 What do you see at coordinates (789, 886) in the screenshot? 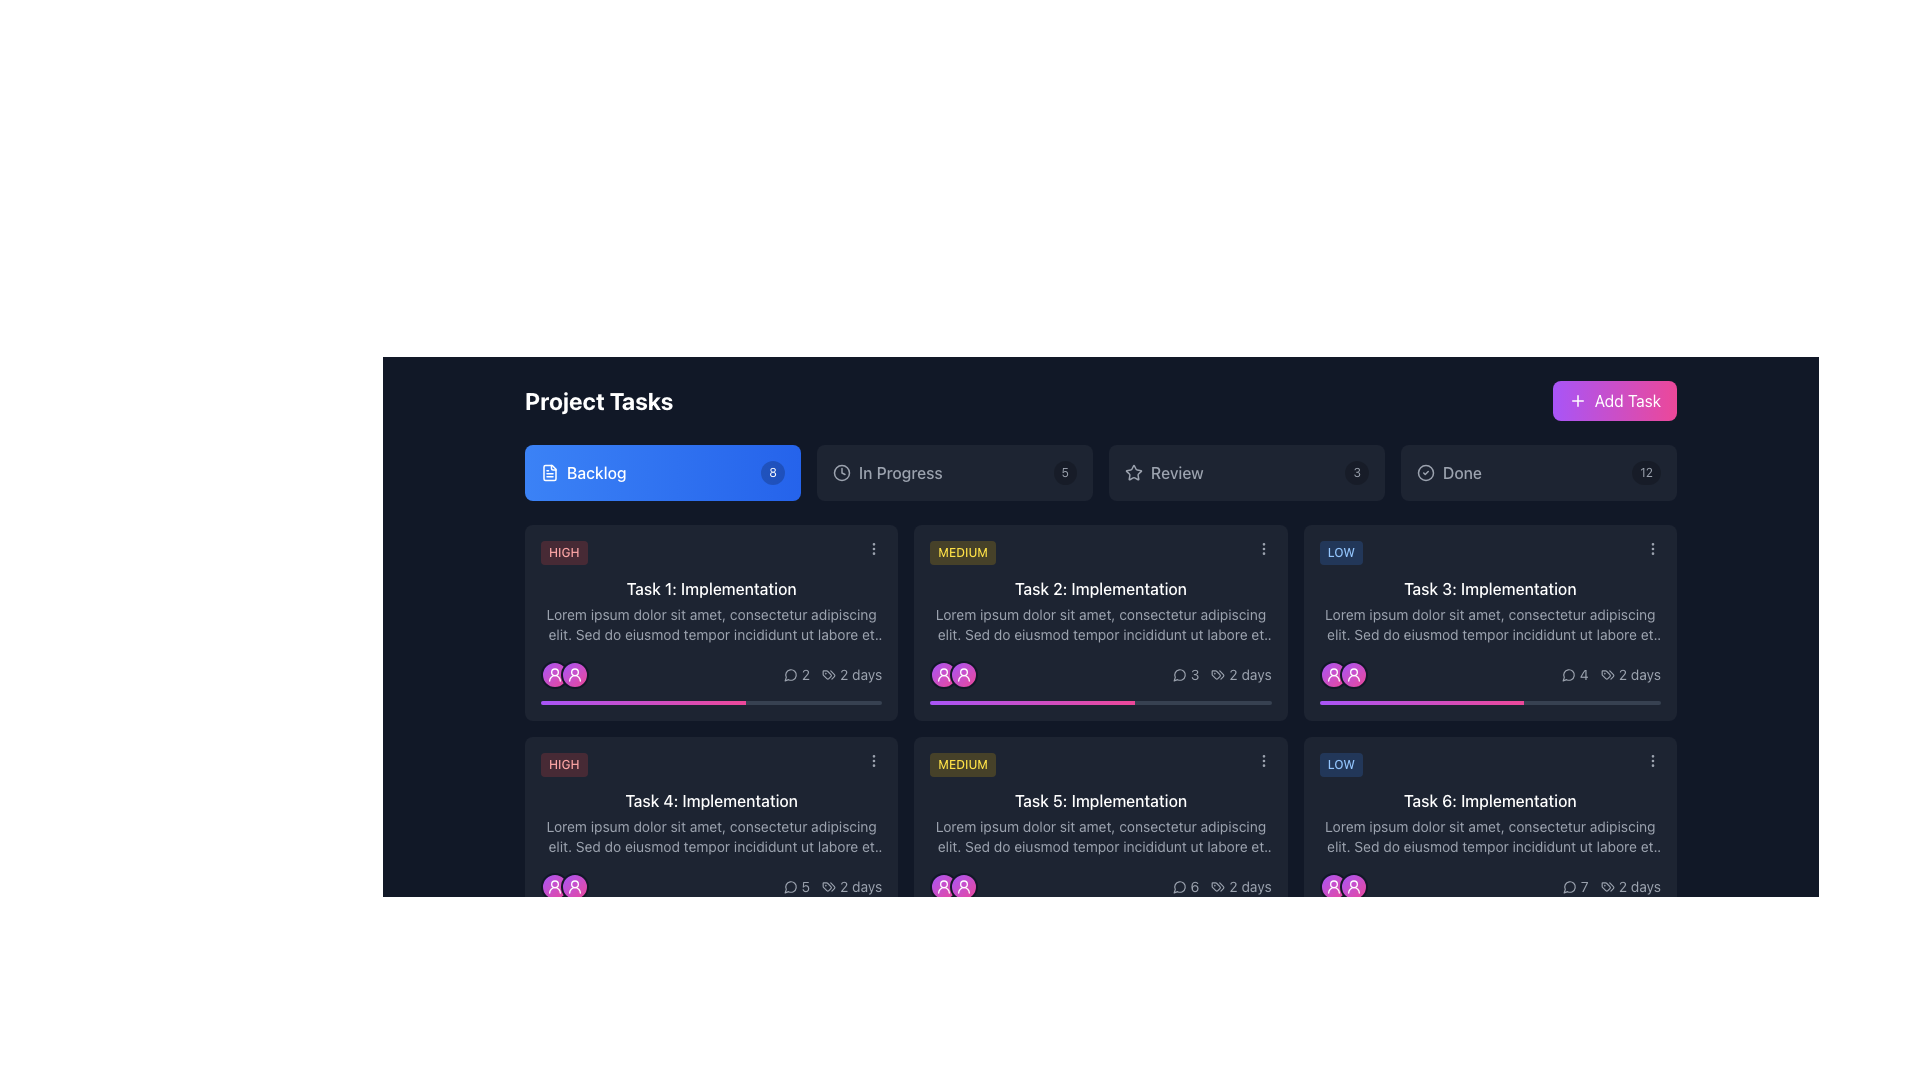
I see `the circular speech bubble icon with a pointed tail located in the bottom section of the 'Task 4: Implementation' card in the Project Tasks interface` at bounding box center [789, 886].